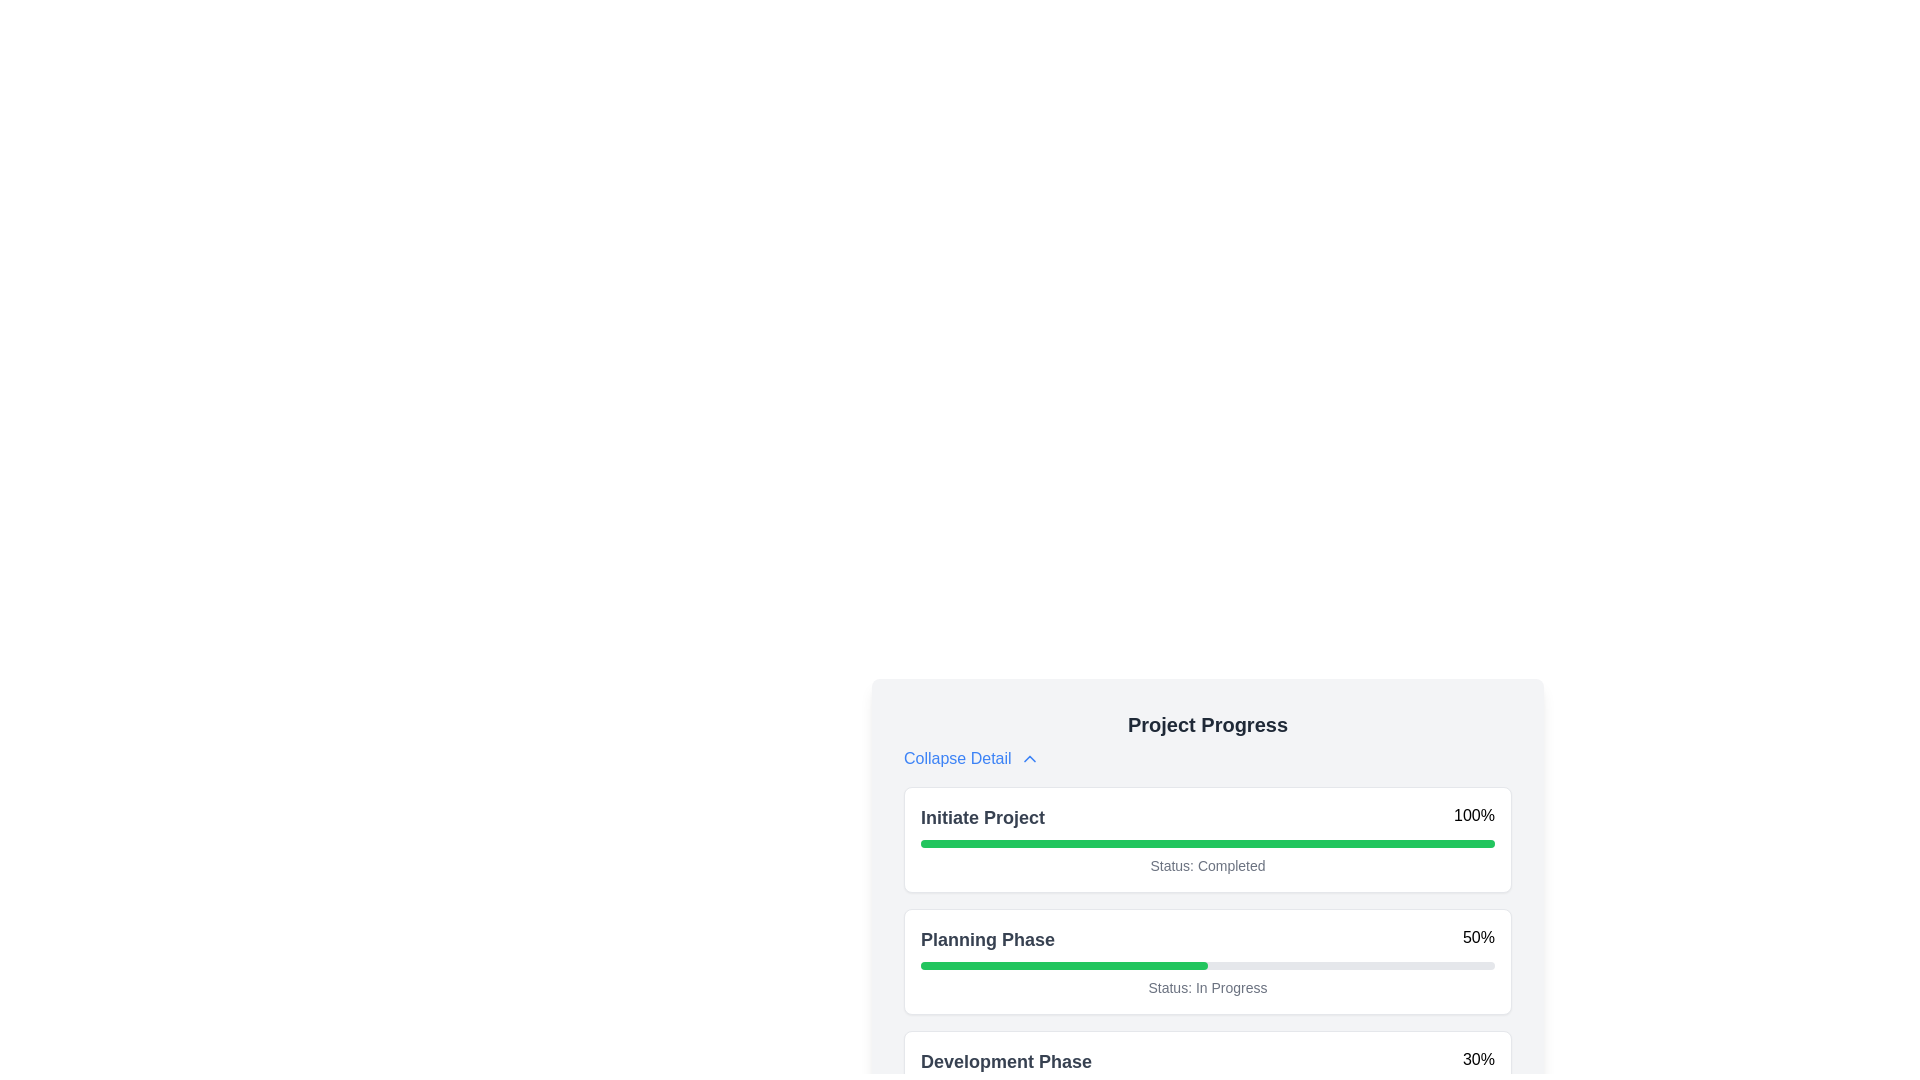  What do you see at coordinates (988, 940) in the screenshot?
I see `text label that says 'Planning Phase', which is styled in bold and dark gray color, located in the 'Project Progress' section above the progress bar` at bounding box center [988, 940].